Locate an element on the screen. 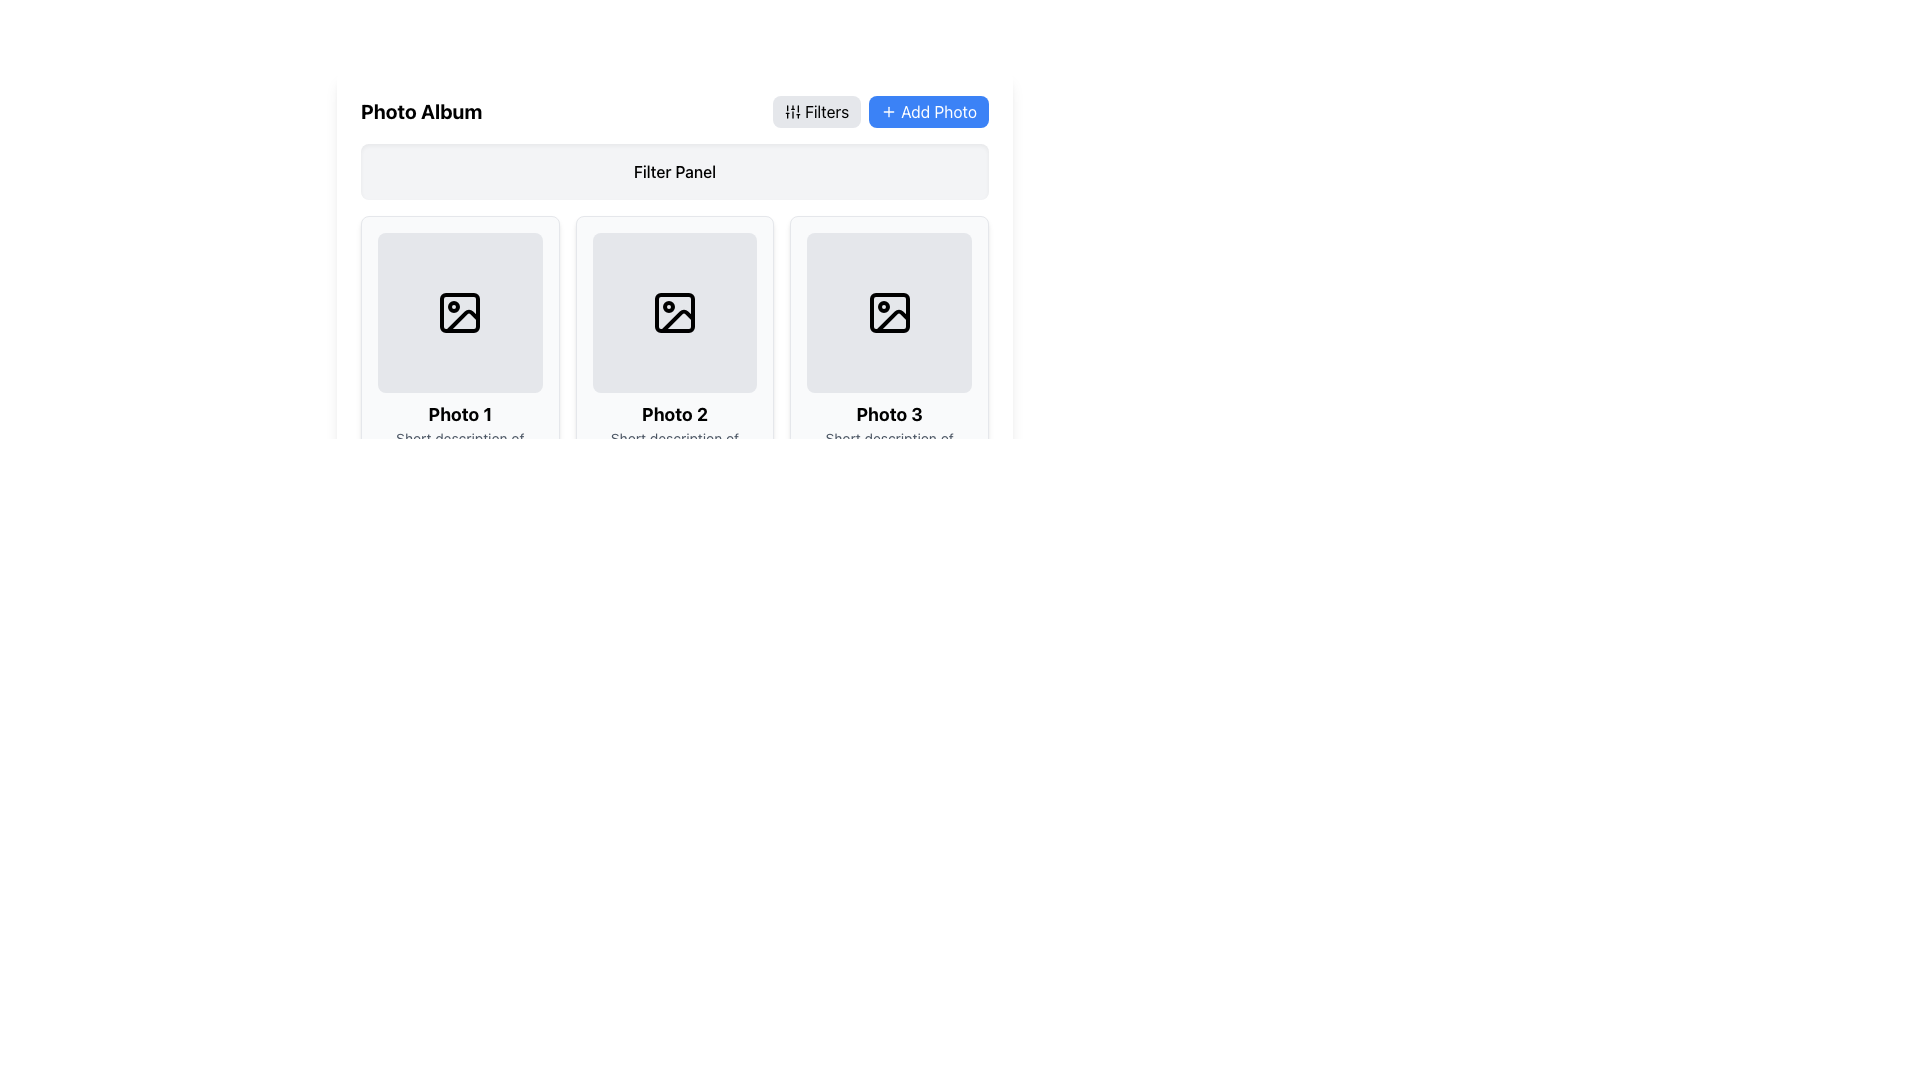  the Text Label that serves as a header for the filter section located near the top-center of the interface, beneath the 'Photo Album' title and buttons is located at coordinates (675, 171).